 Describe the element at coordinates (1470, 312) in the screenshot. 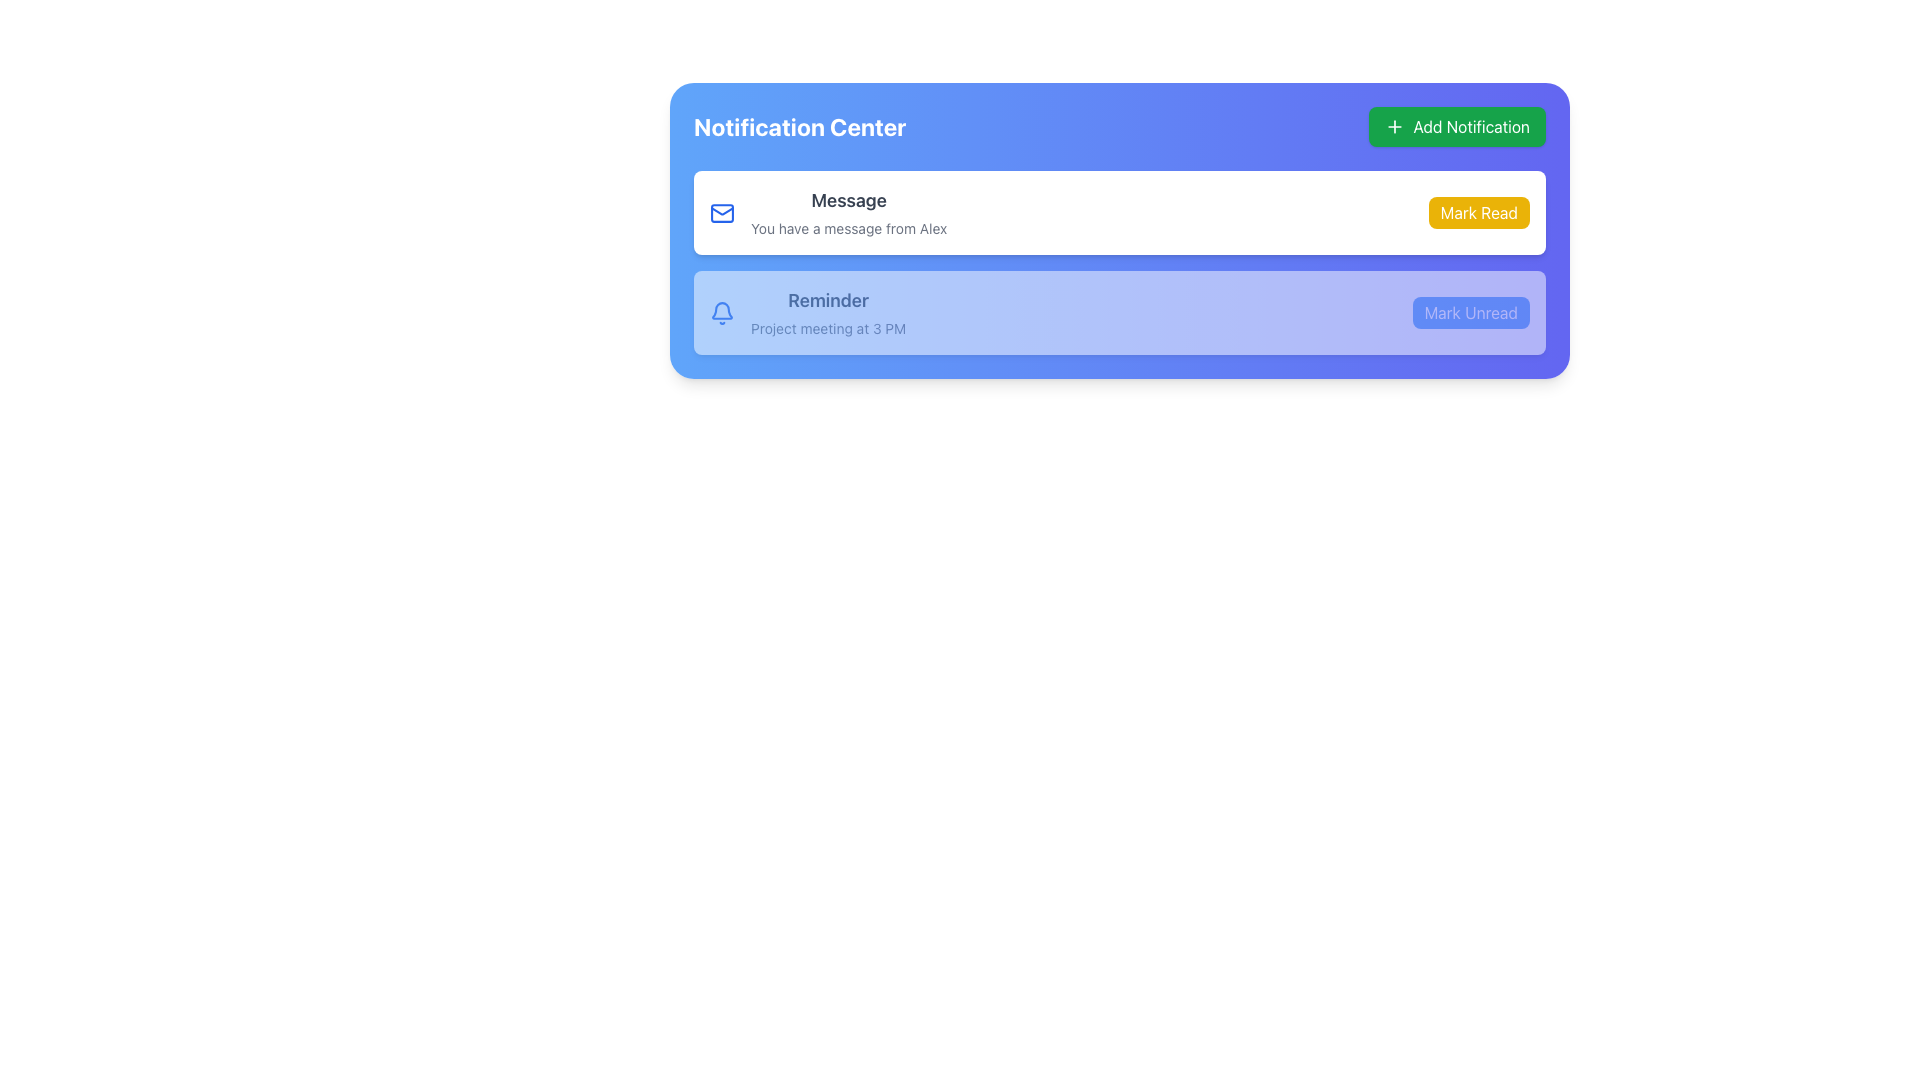

I see `the 'Mark Unread' button located in the second notification card titled 'Reminder' to mark the notification as unread` at that location.